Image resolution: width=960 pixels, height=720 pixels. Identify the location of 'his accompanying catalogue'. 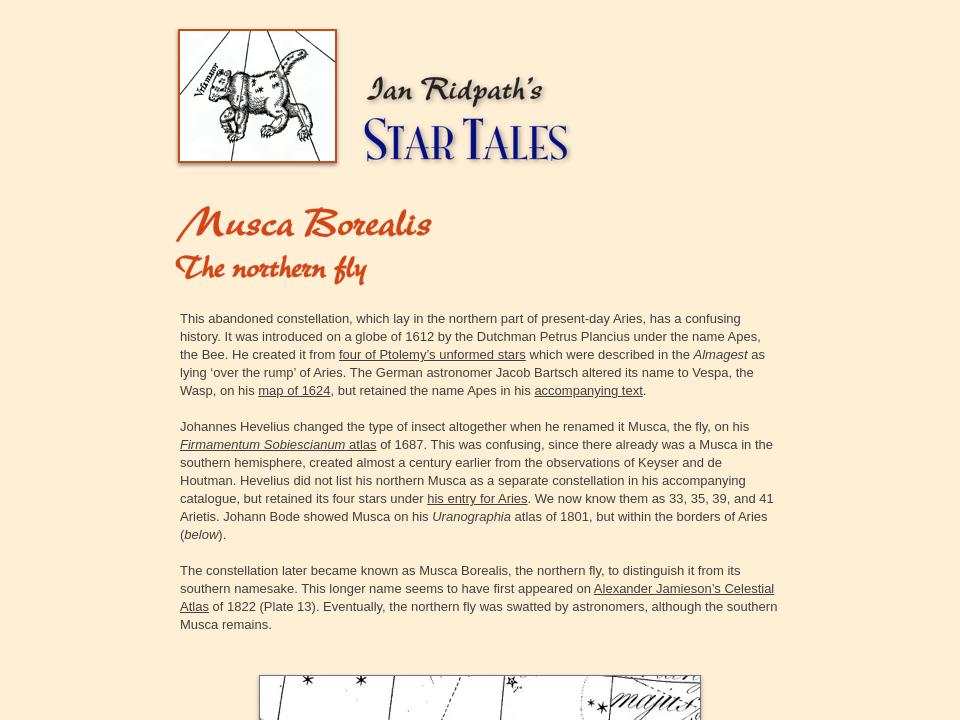
(462, 489).